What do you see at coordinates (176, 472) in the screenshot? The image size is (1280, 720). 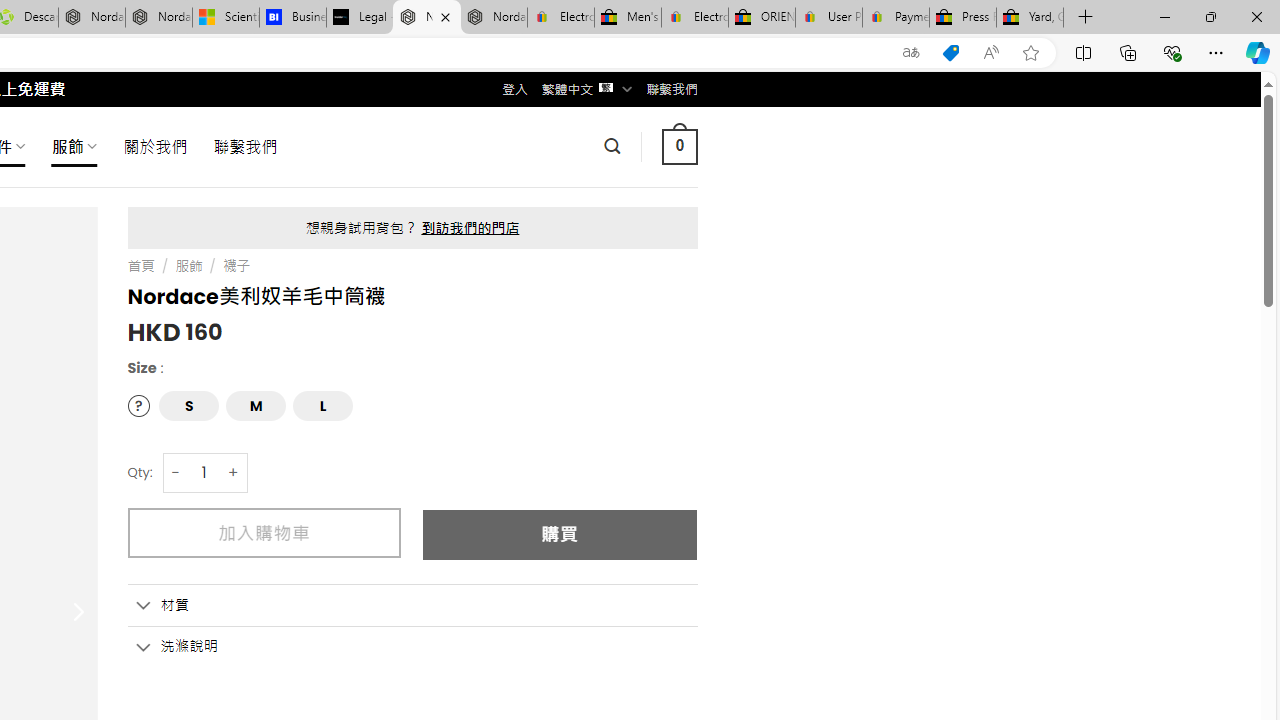 I see `'-'` at bounding box center [176, 472].